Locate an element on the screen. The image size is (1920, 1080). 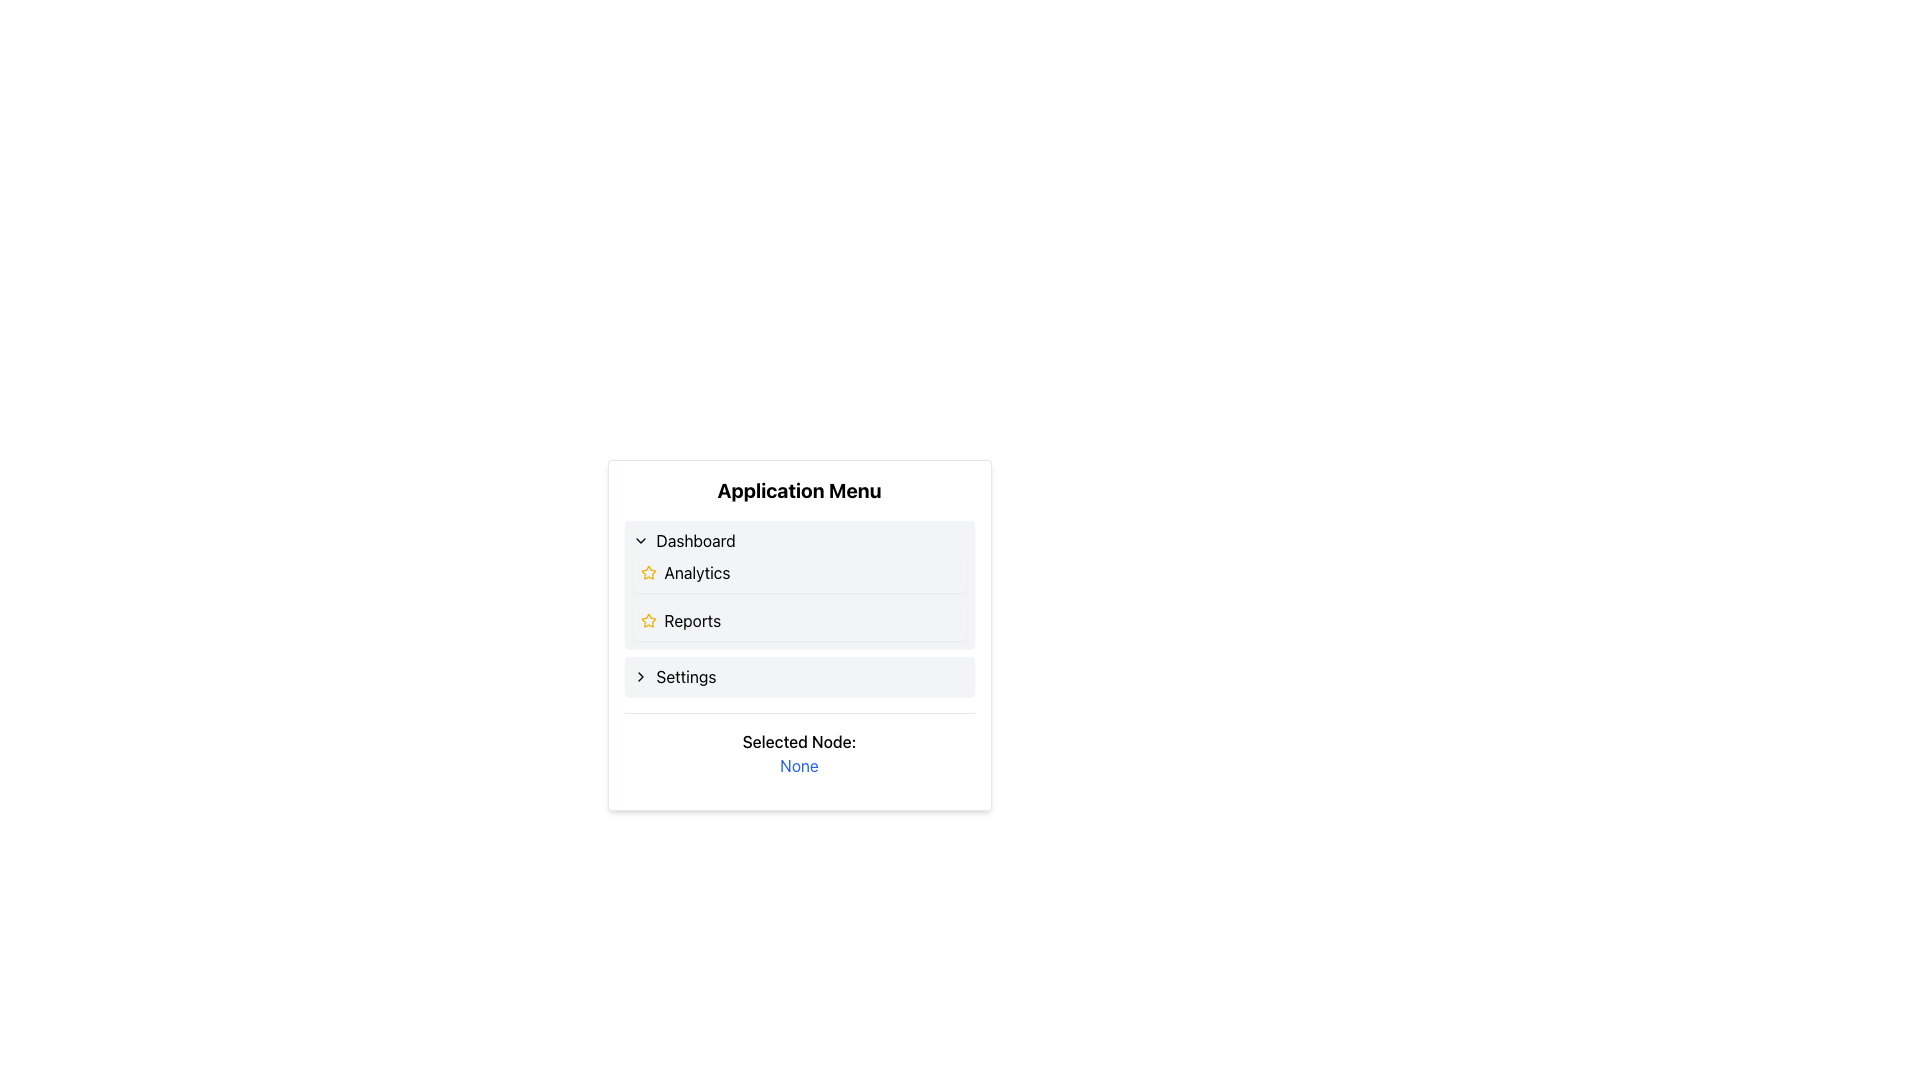
the second button in the 'Analytics' section of the application menu is located at coordinates (798, 620).